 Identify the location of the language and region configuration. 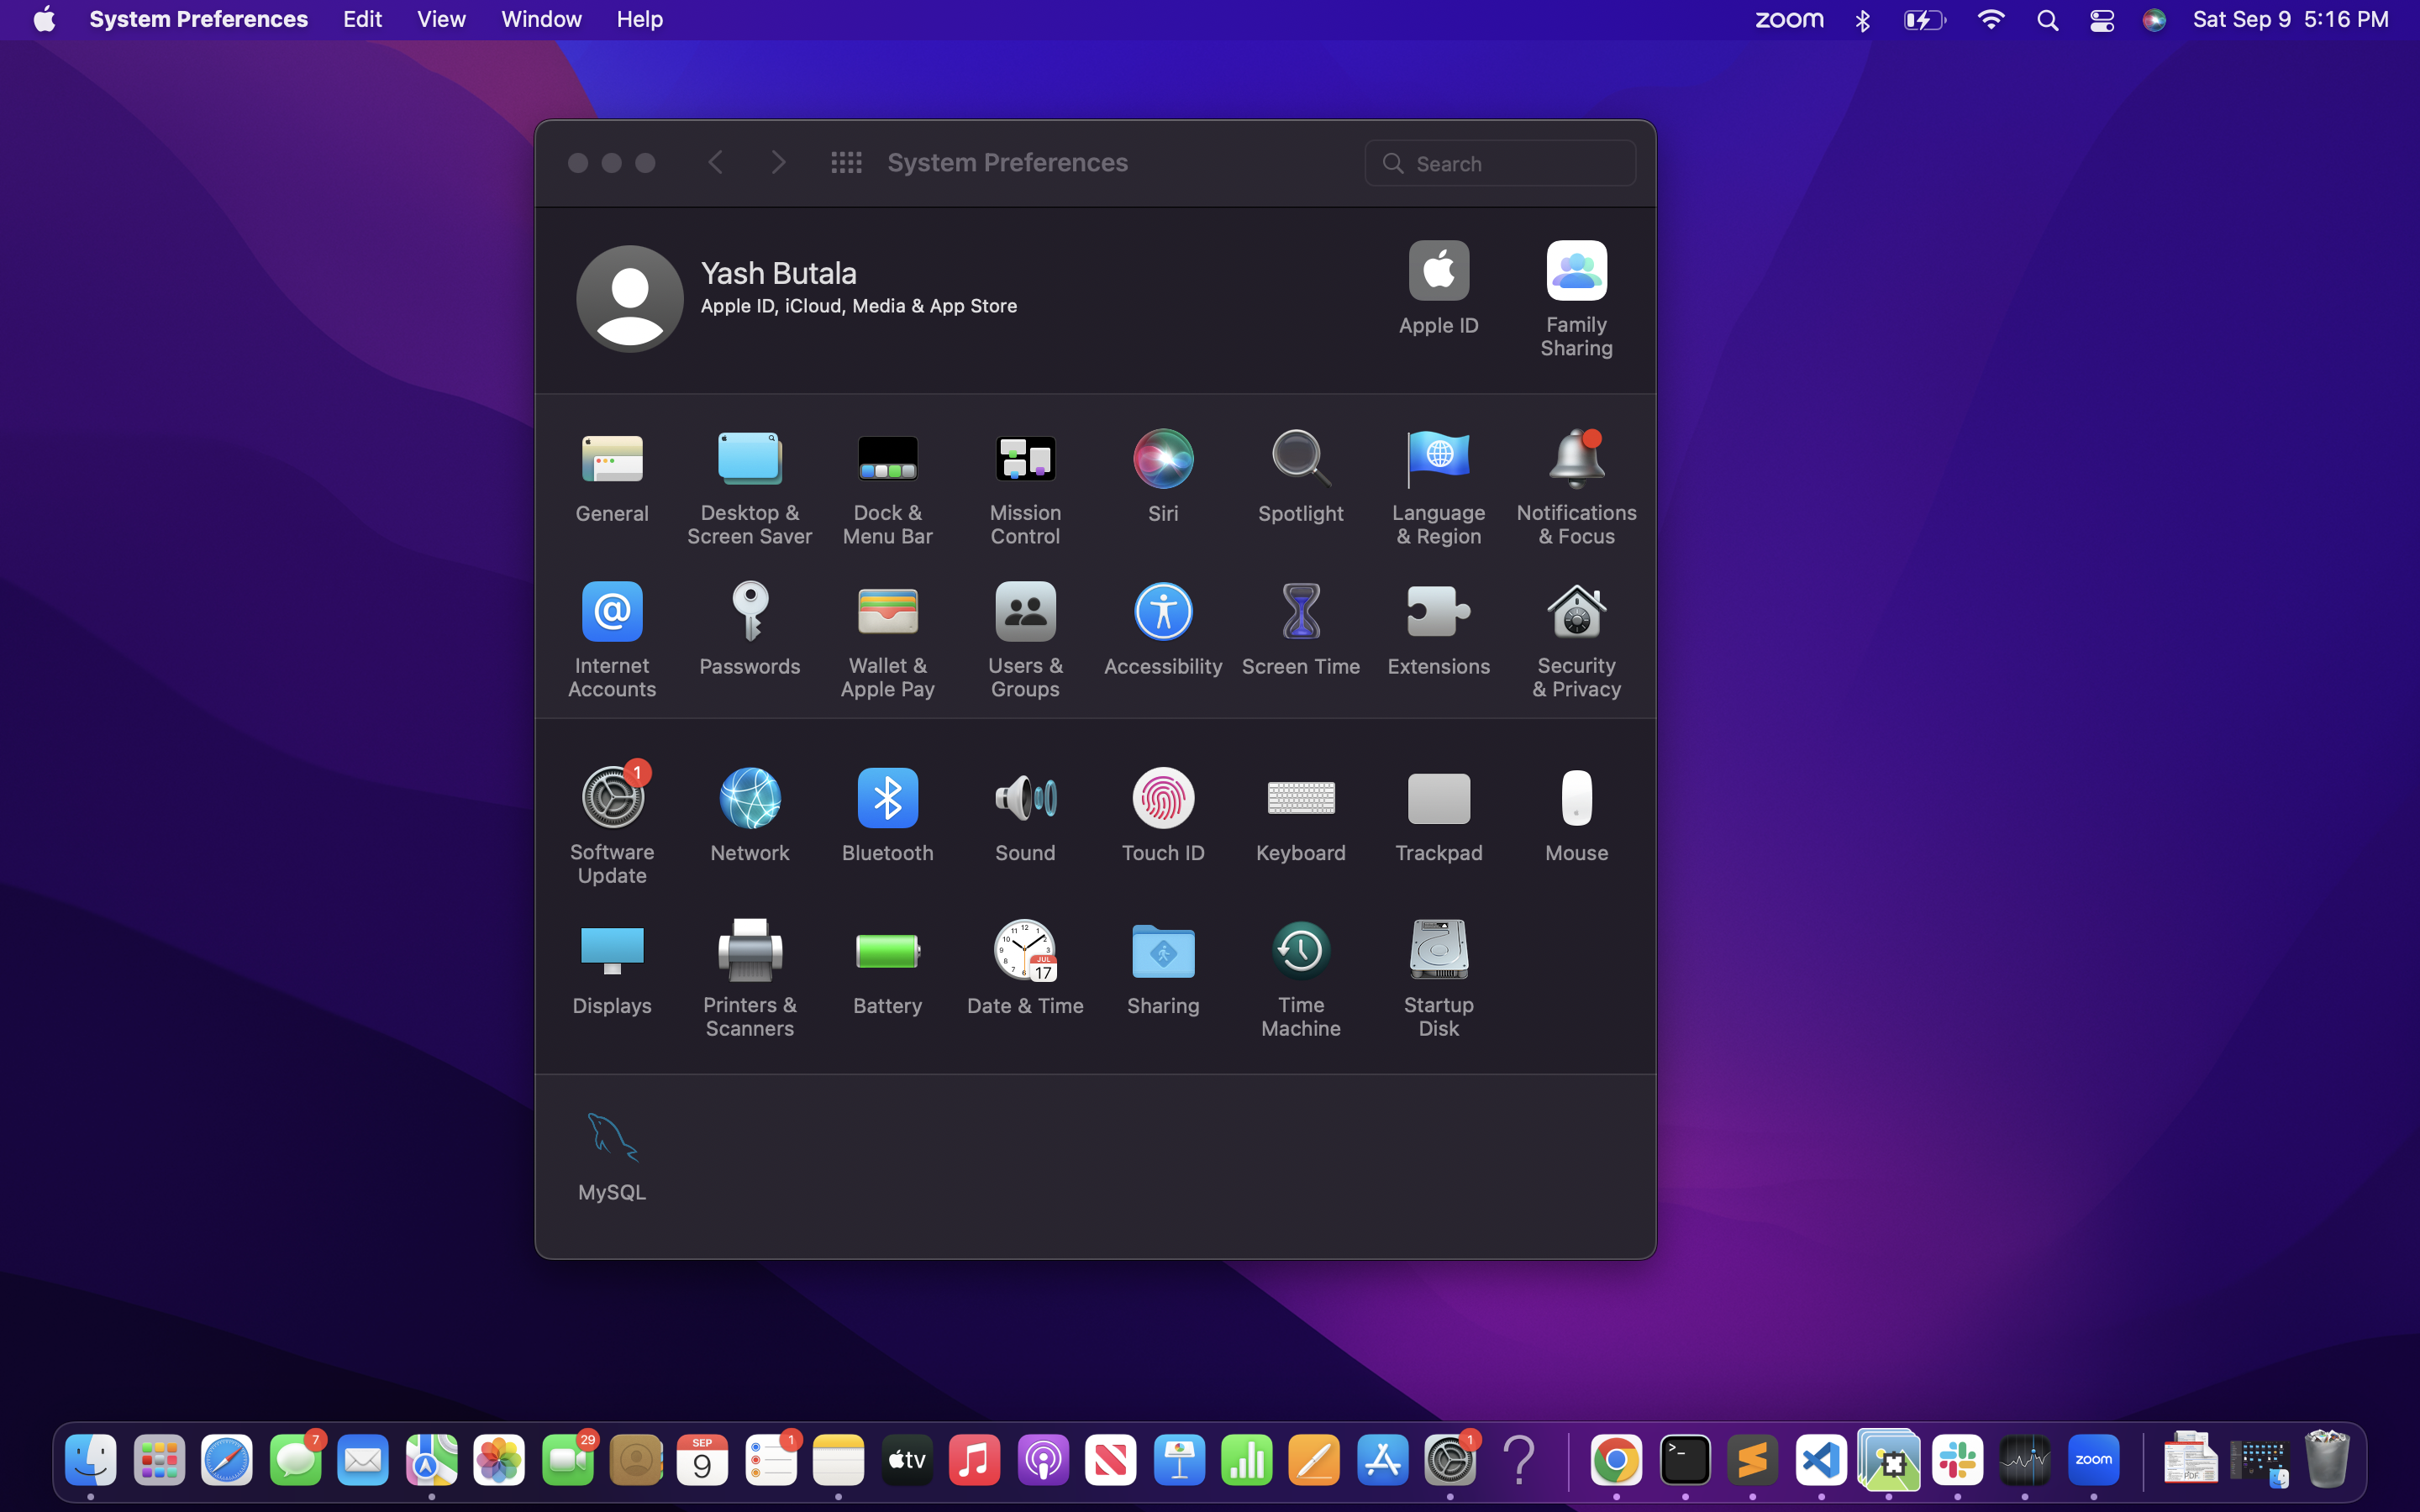
(1439, 487).